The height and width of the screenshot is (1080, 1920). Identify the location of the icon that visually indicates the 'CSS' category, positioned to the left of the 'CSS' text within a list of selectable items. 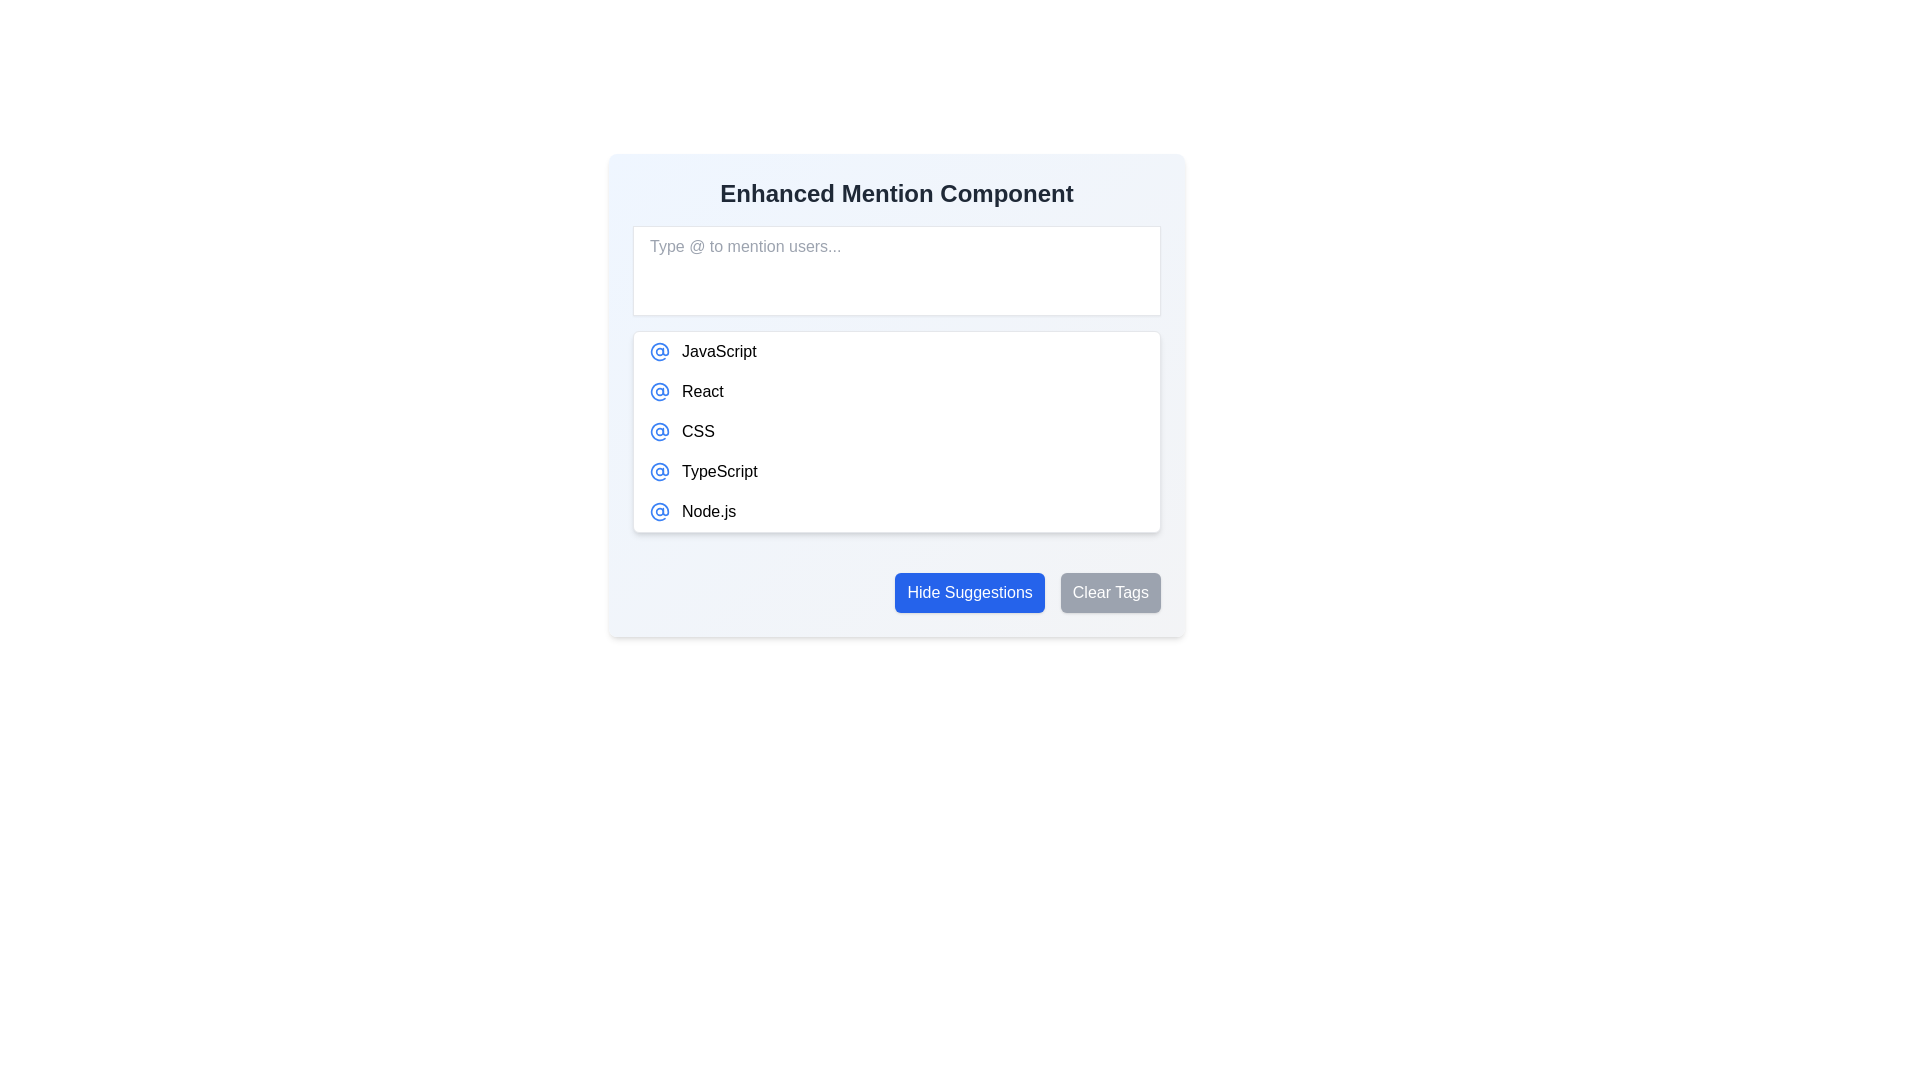
(660, 431).